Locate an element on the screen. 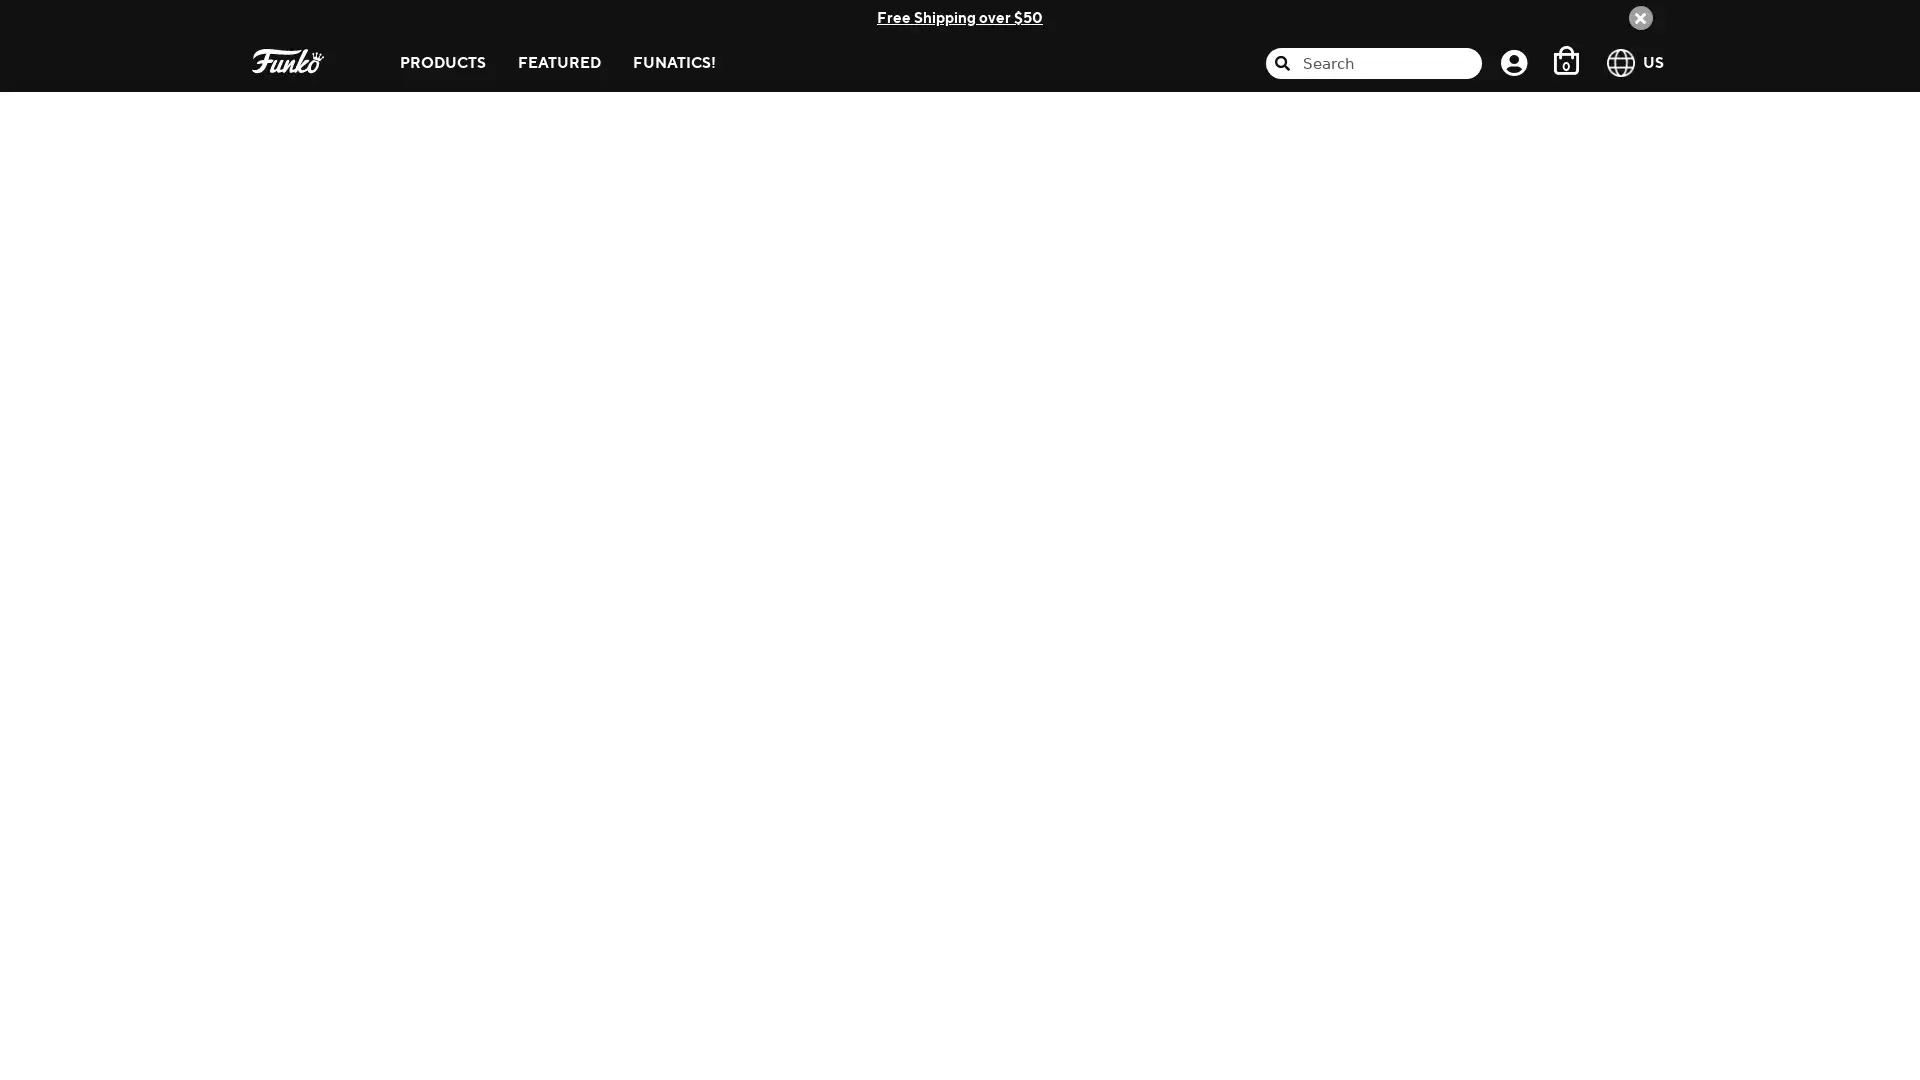 The height and width of the screenshot is (1080, 1920). SIGN UP is located at coordinates (1482, 478).